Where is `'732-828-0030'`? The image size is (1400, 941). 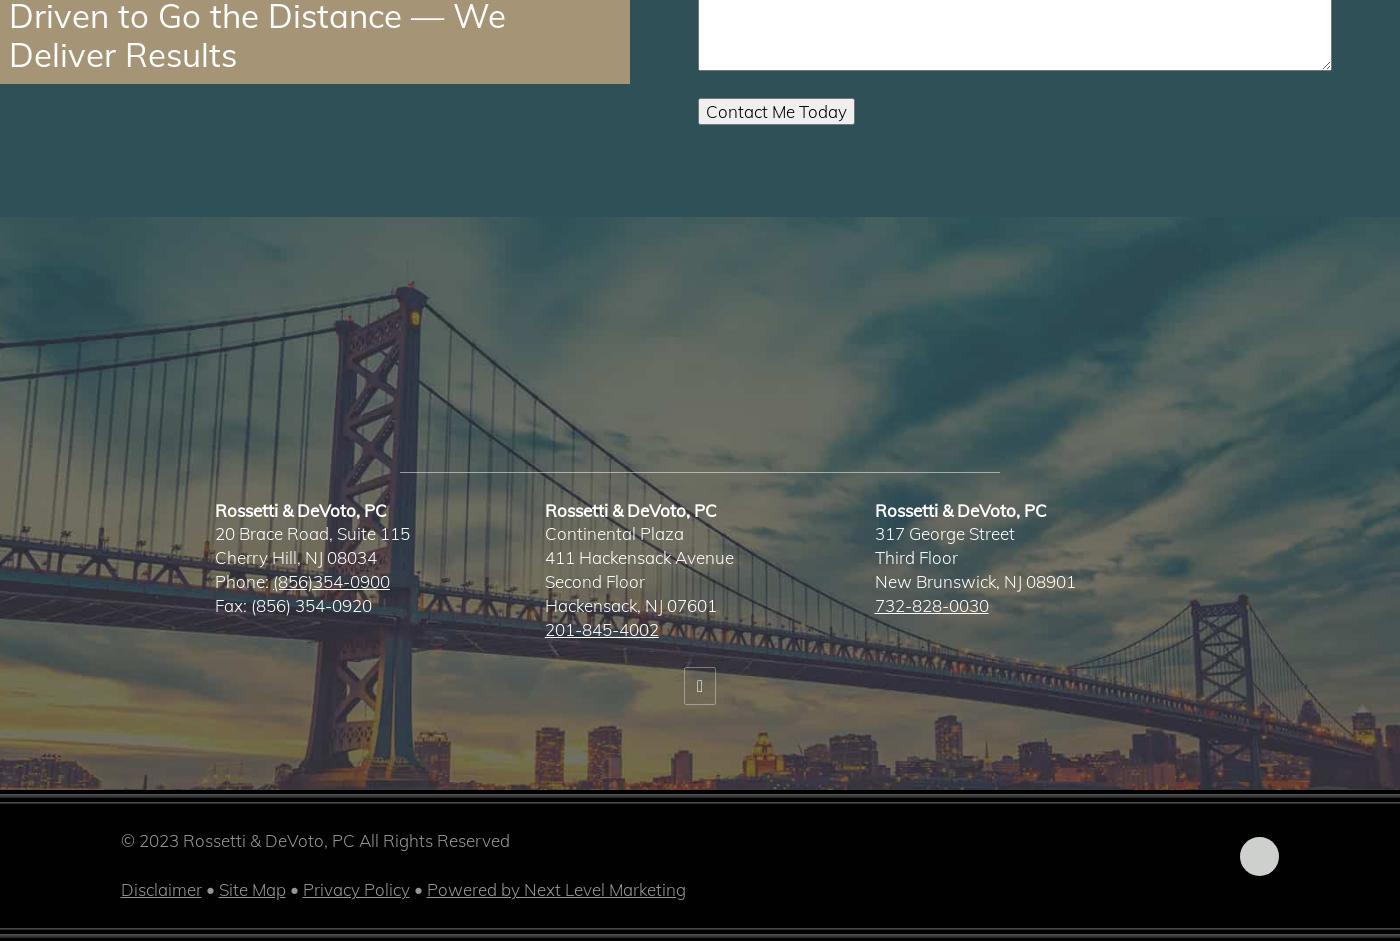
'732-828-0030' is located at coordinates (931, 604).